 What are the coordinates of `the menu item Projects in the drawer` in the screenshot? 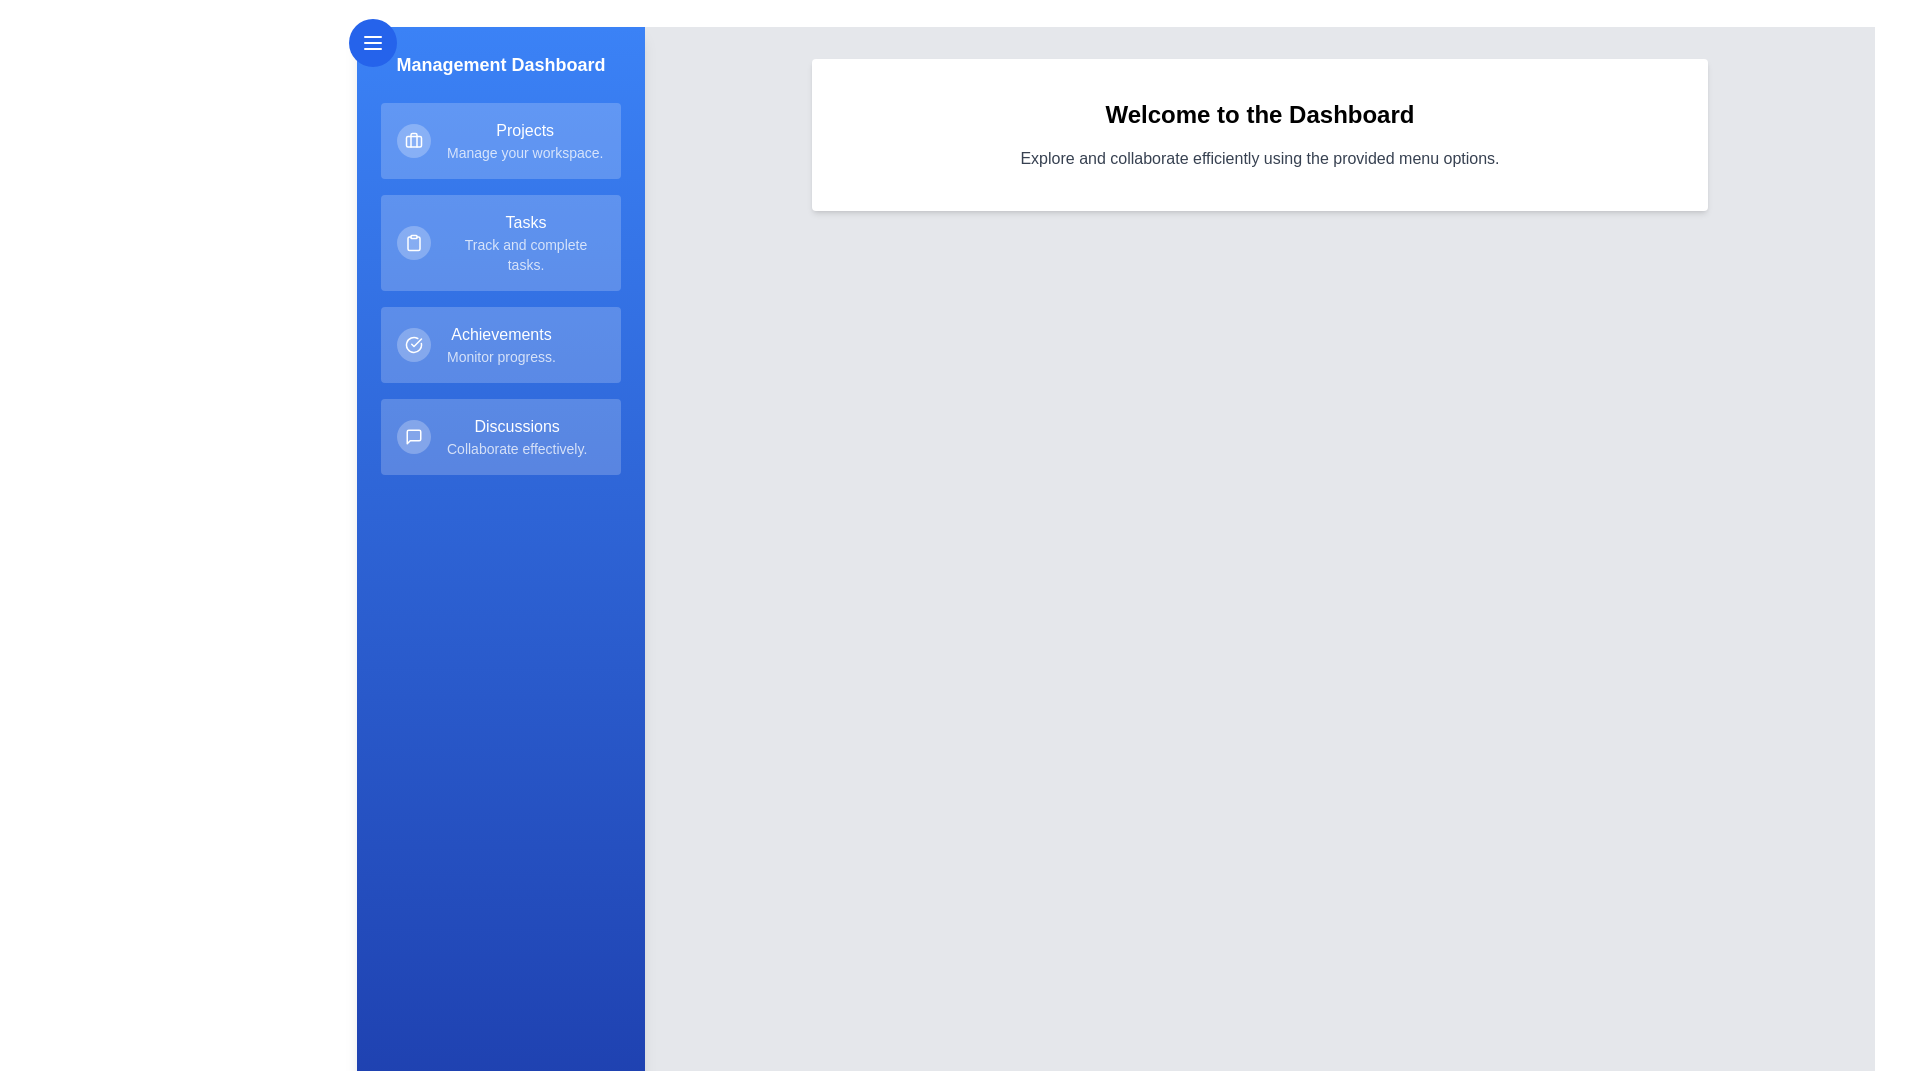 It's located at (500, 140).